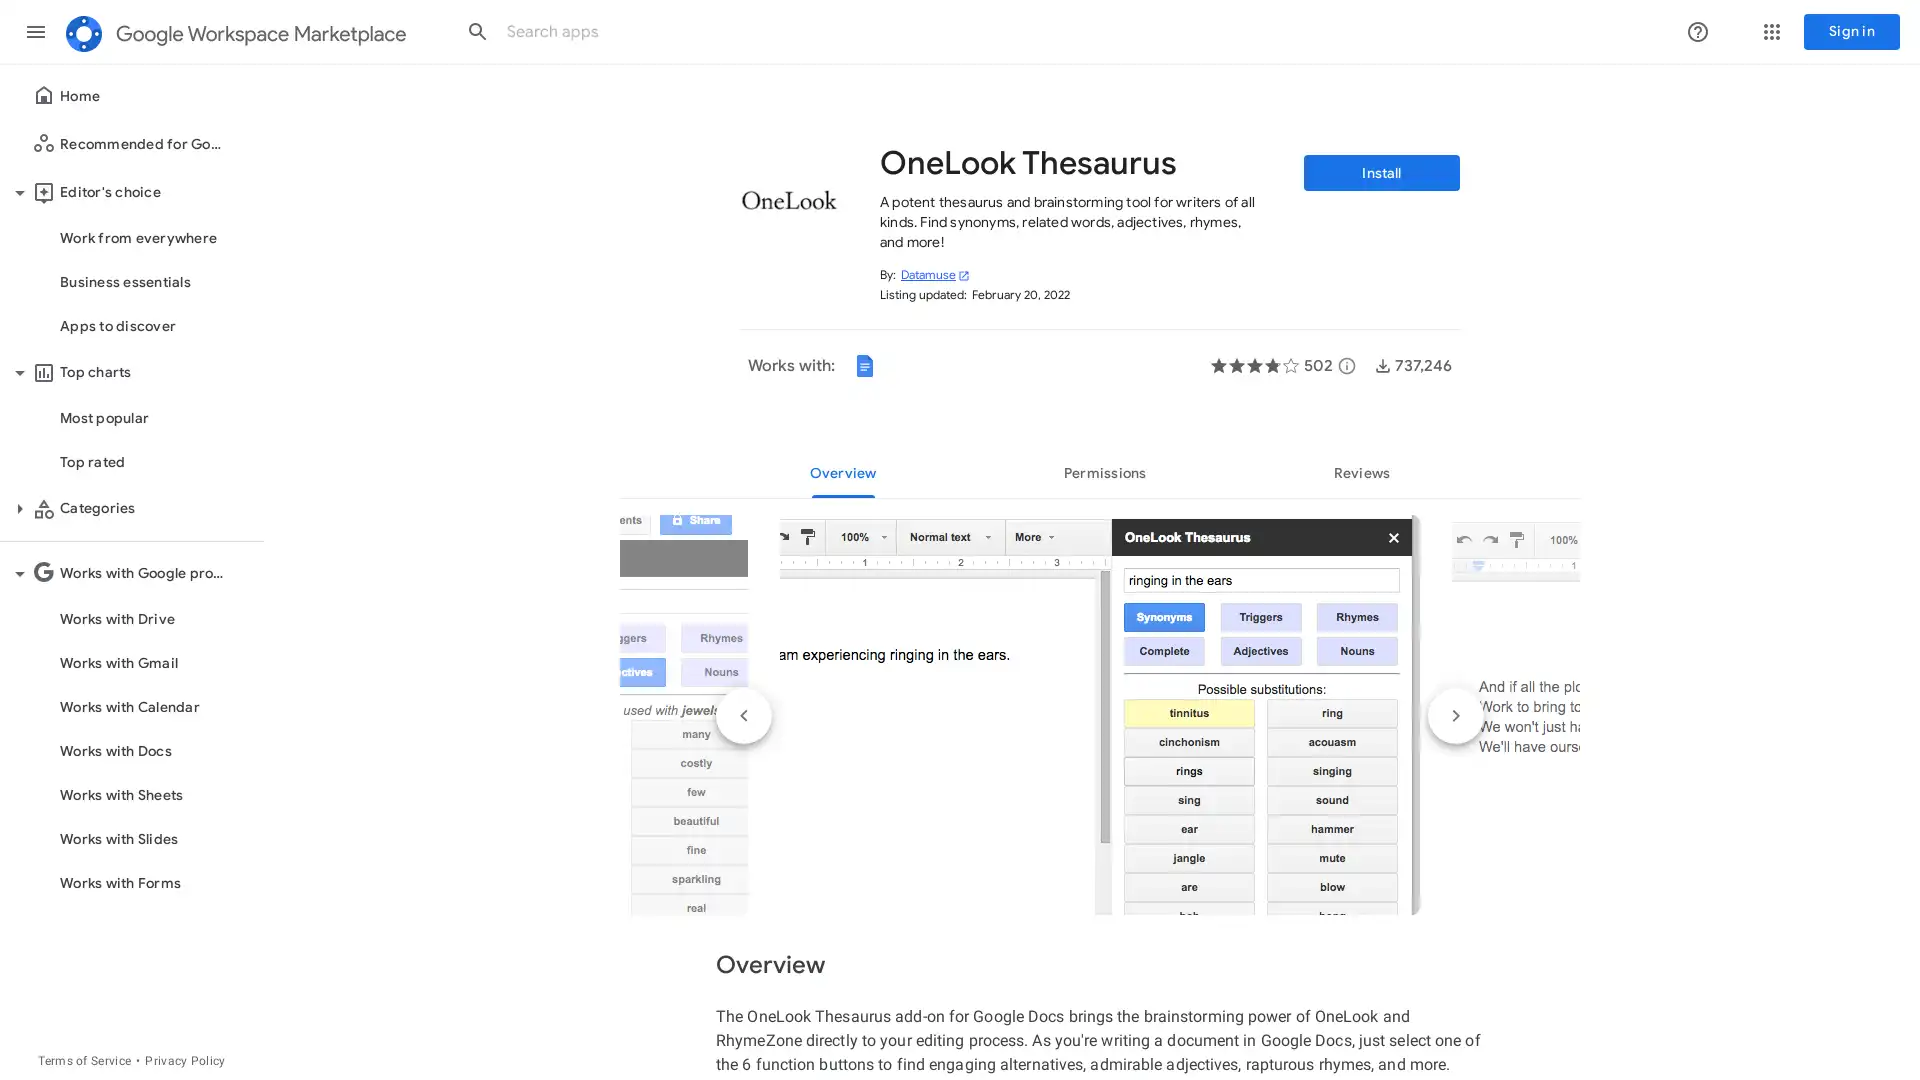  I want to click on Previous, so click(743, 715).